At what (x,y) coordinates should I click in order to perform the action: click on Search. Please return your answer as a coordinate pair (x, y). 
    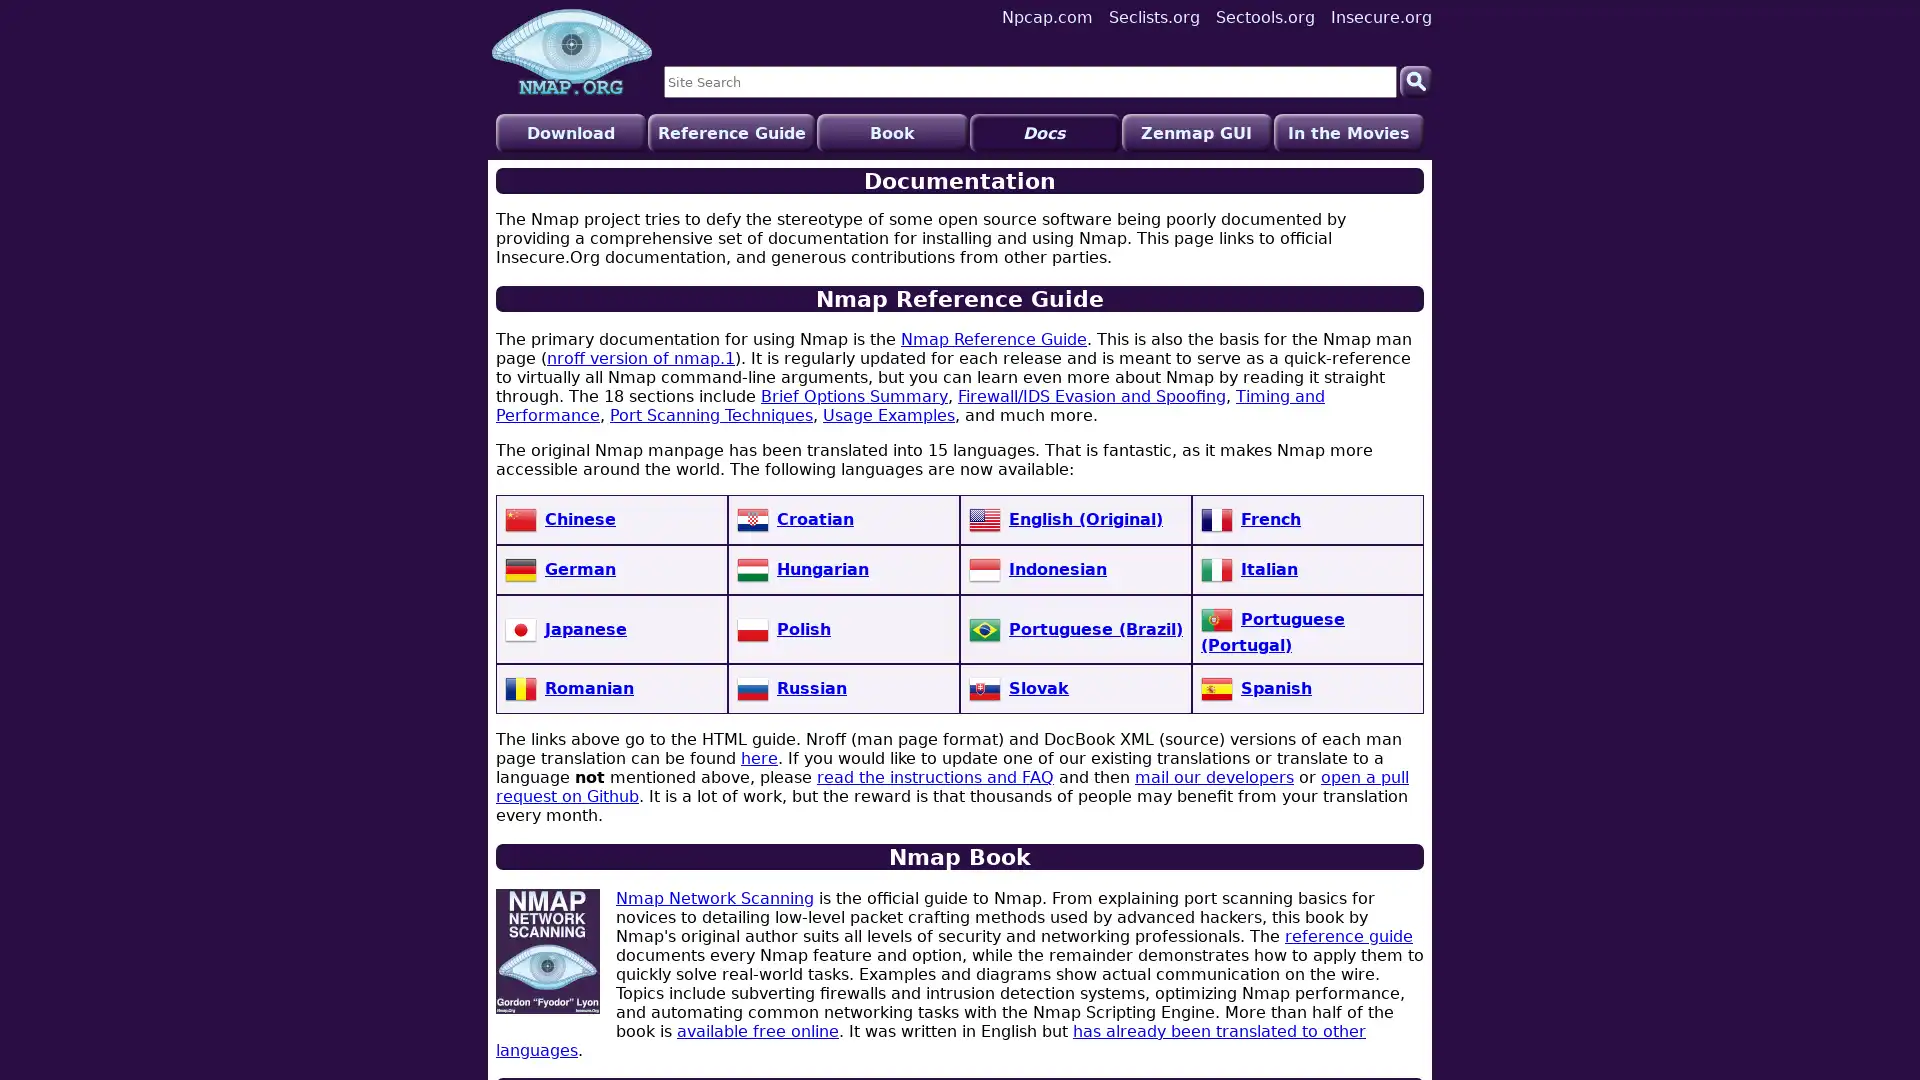
    Looking at the image, I should click on (1415, 80).